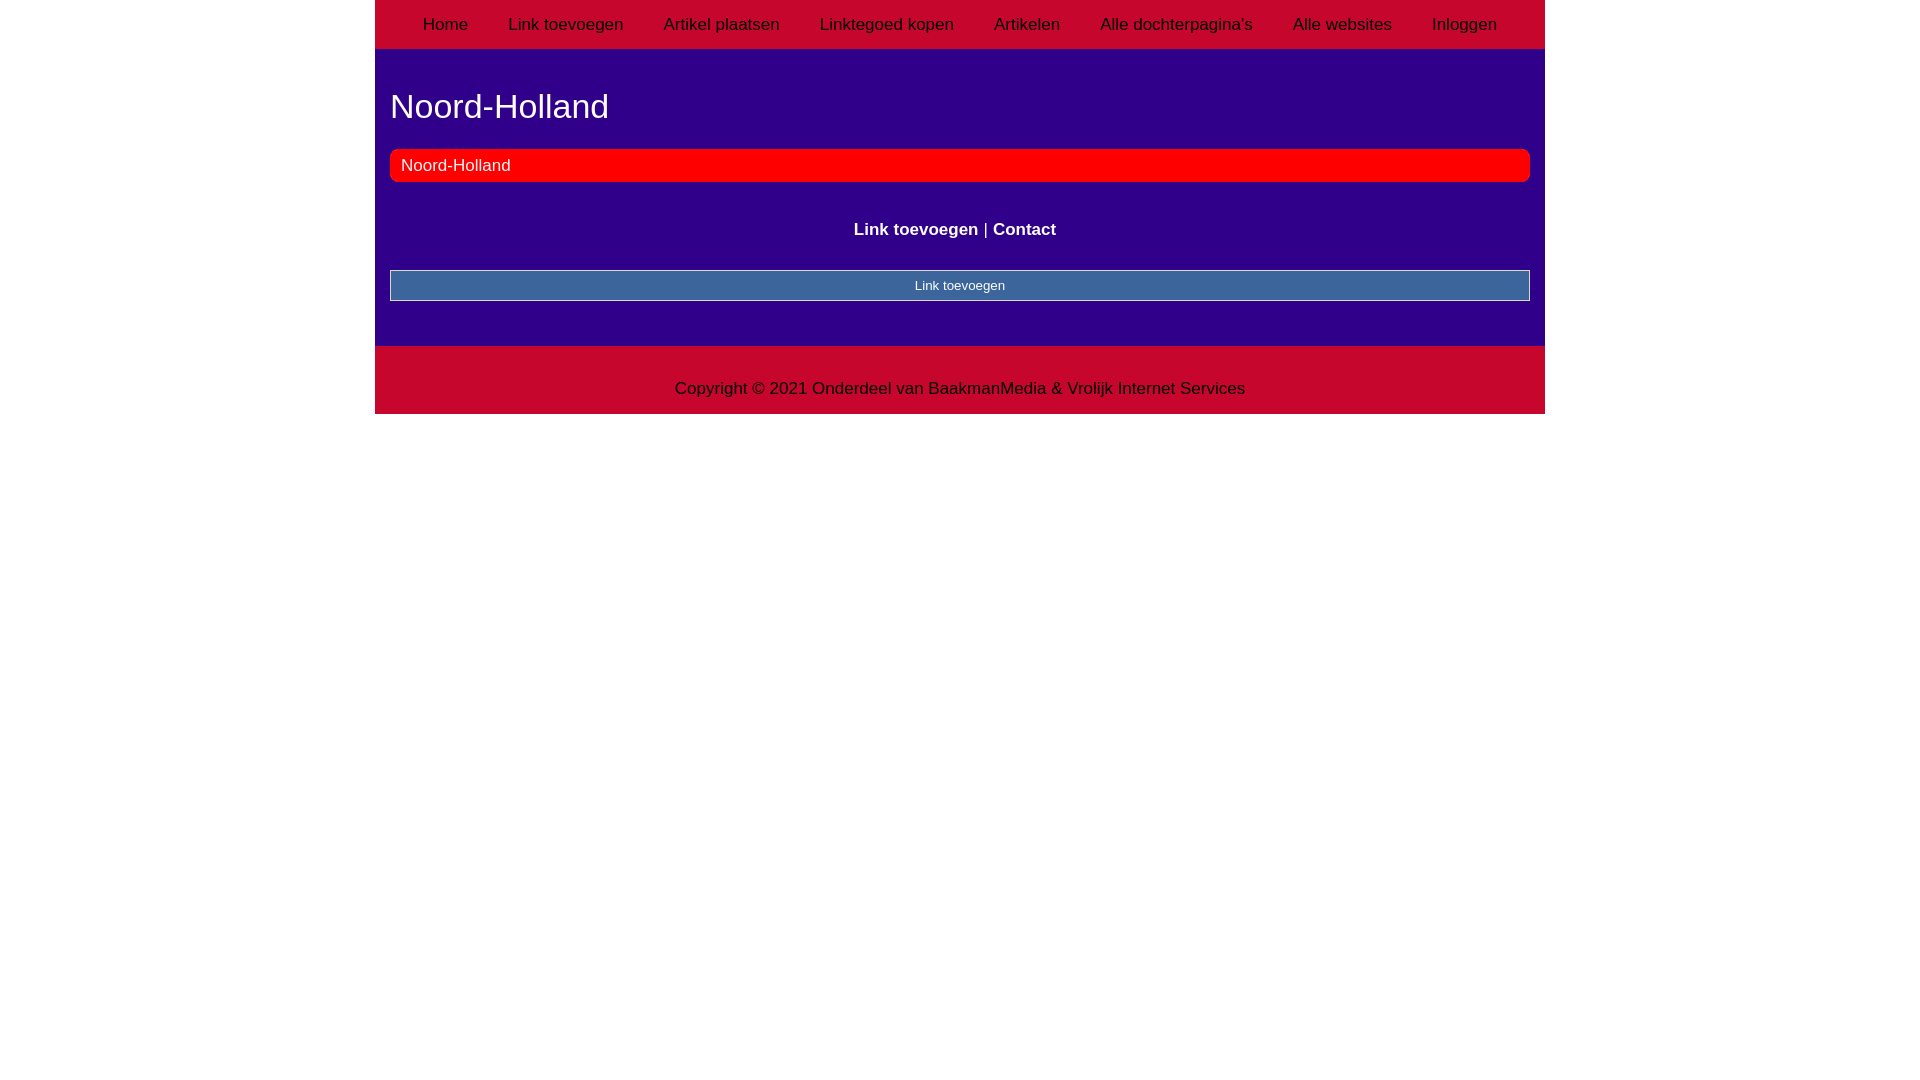 This screenshot has width=1920, height=1080. Describe the element at coordinates (886, 24) in the screenshot. I see `'Linktegoed kopen'` at that location.